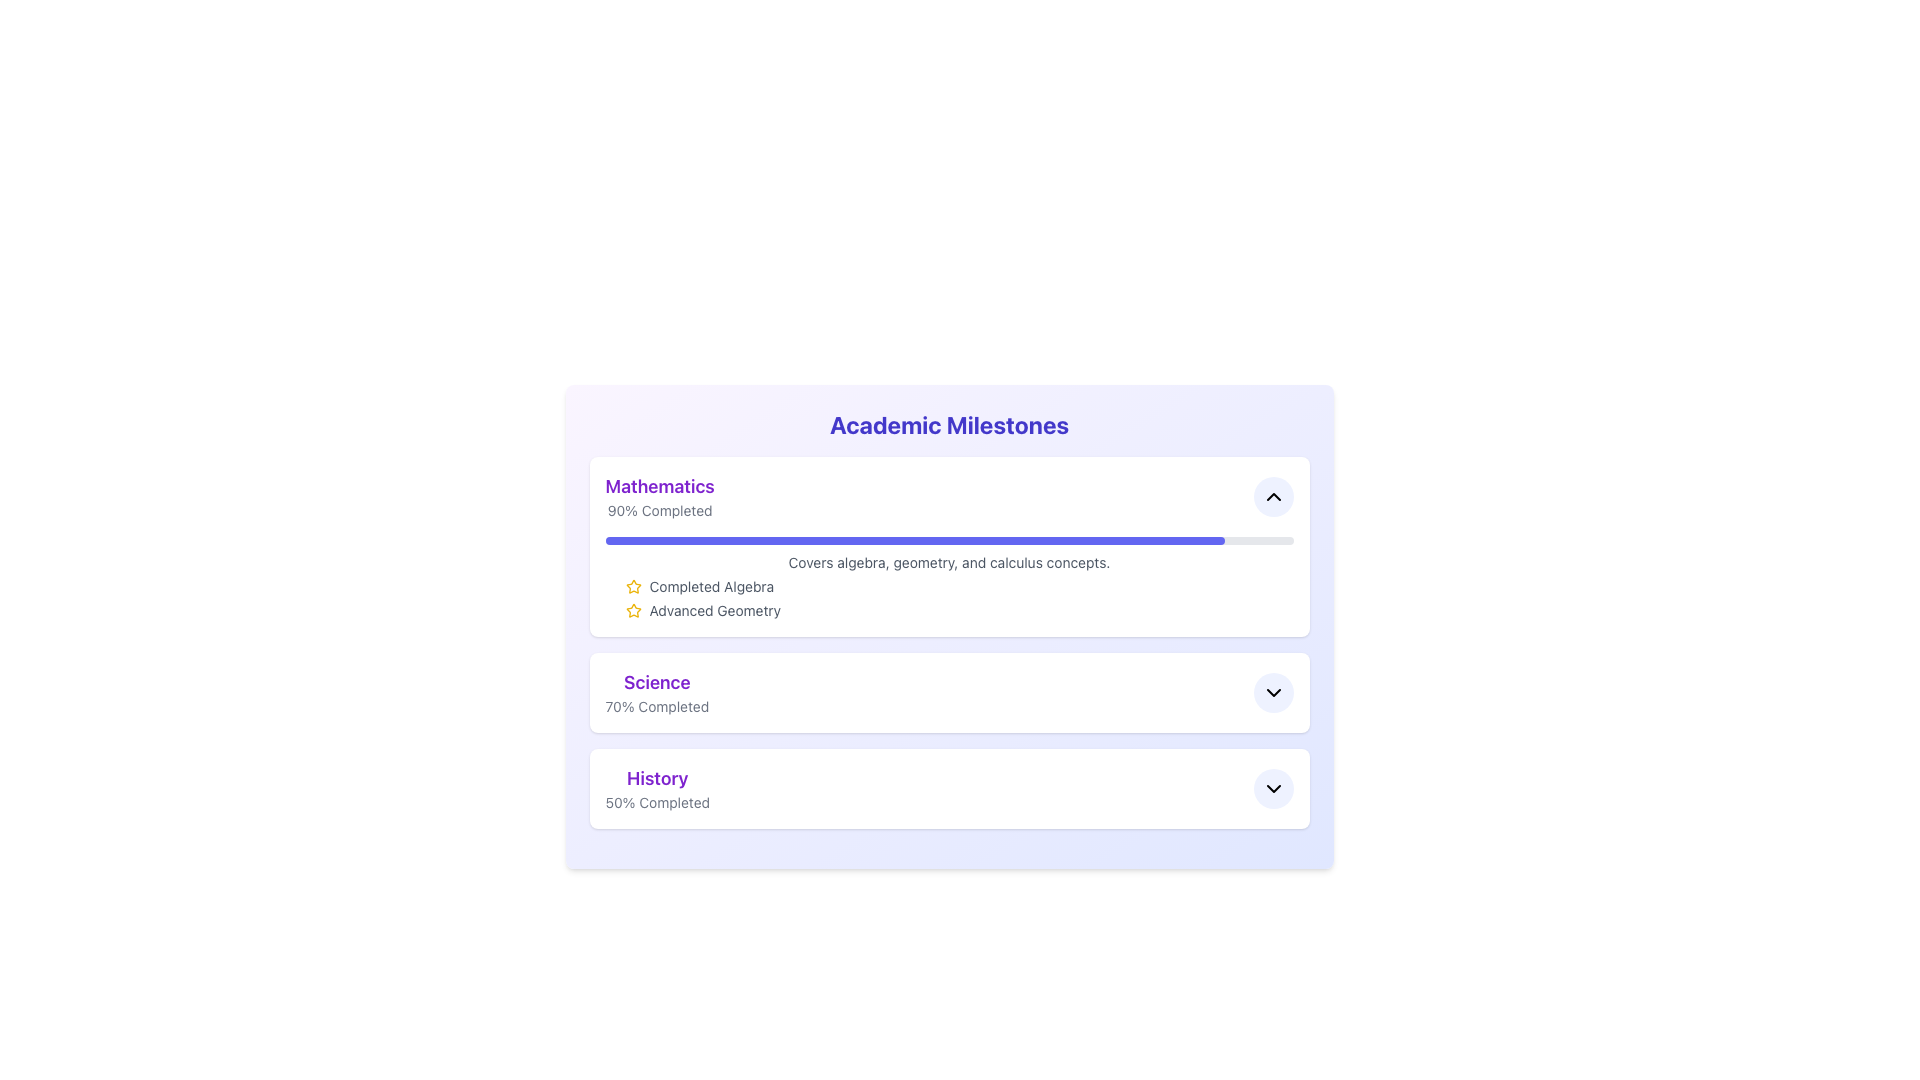 This screenshot has height=1080, width=1920. What do you see at coordinates (1272, 692) in the screenshot?
I see `the toggle button at the far right of the row for 'Science 70% Completed'` at bounding box center [1272, 692].